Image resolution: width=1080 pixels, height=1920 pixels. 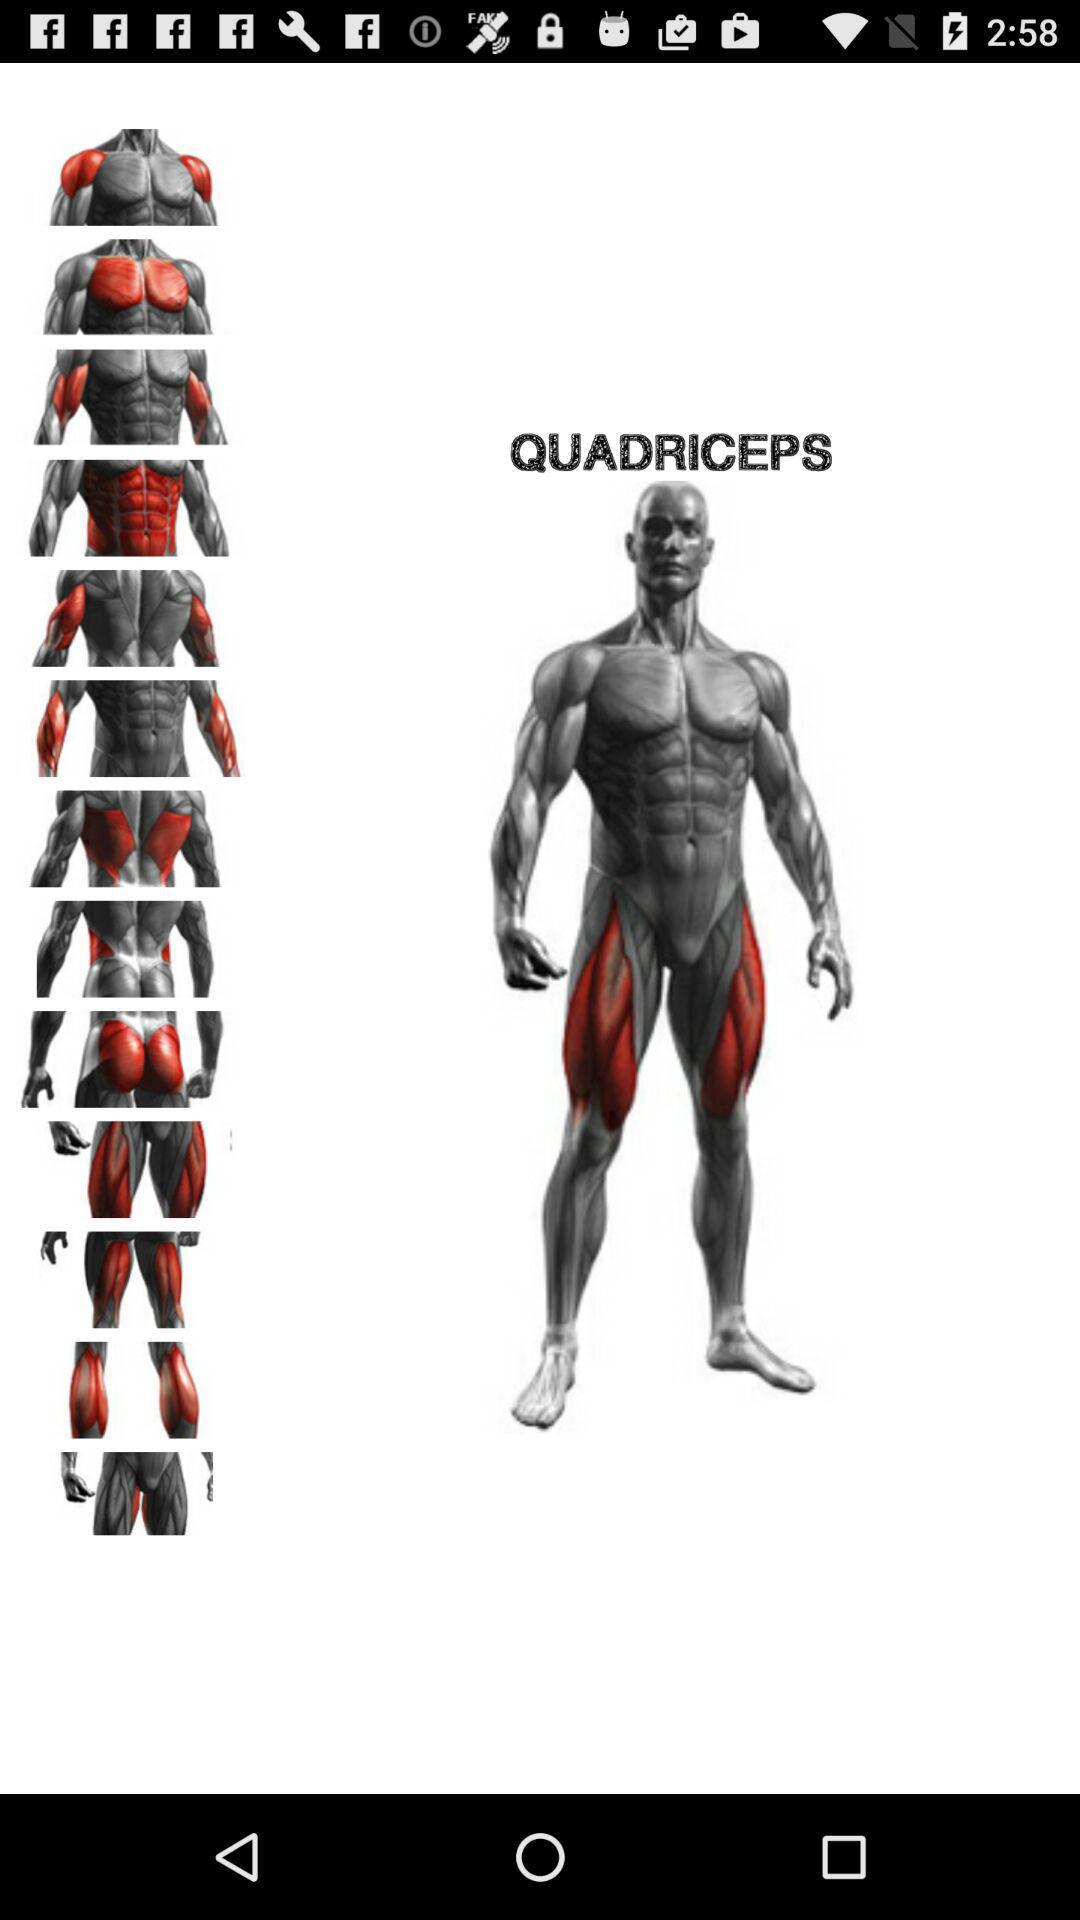 I want to click on the body part on image, so click(x=131, y=832).